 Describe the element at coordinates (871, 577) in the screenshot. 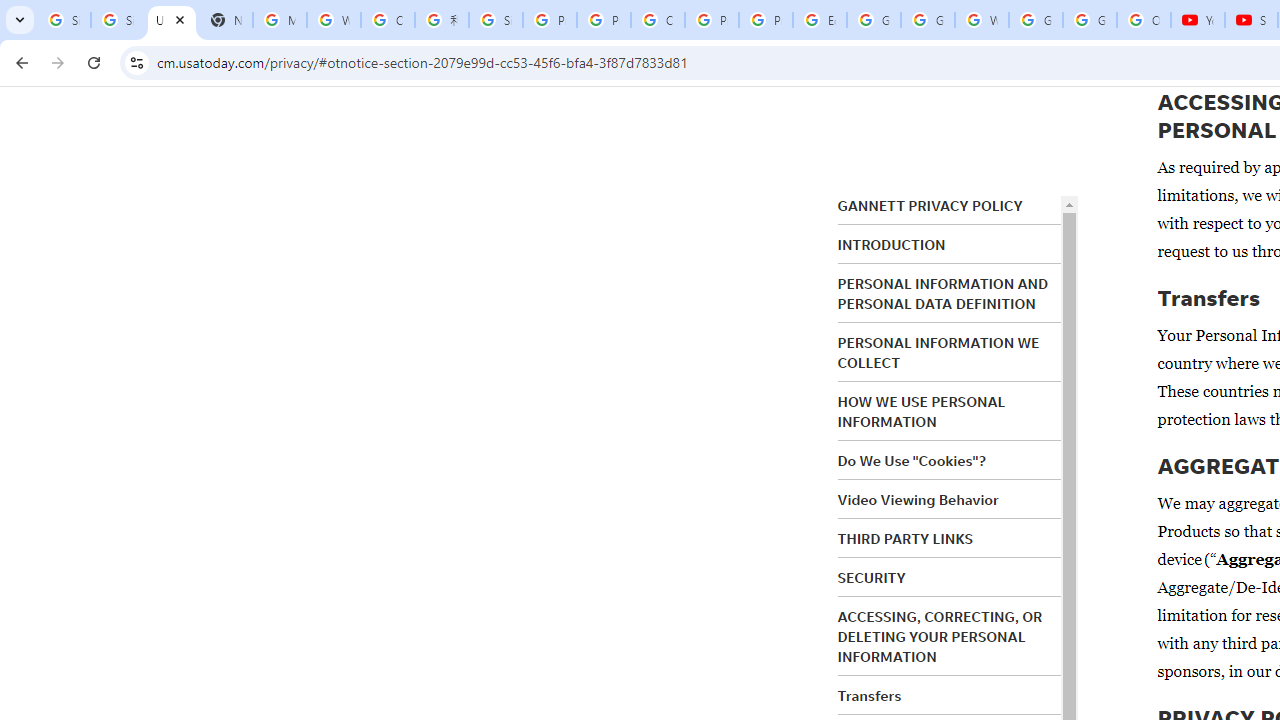

I see `'SECURITY'` at that location.